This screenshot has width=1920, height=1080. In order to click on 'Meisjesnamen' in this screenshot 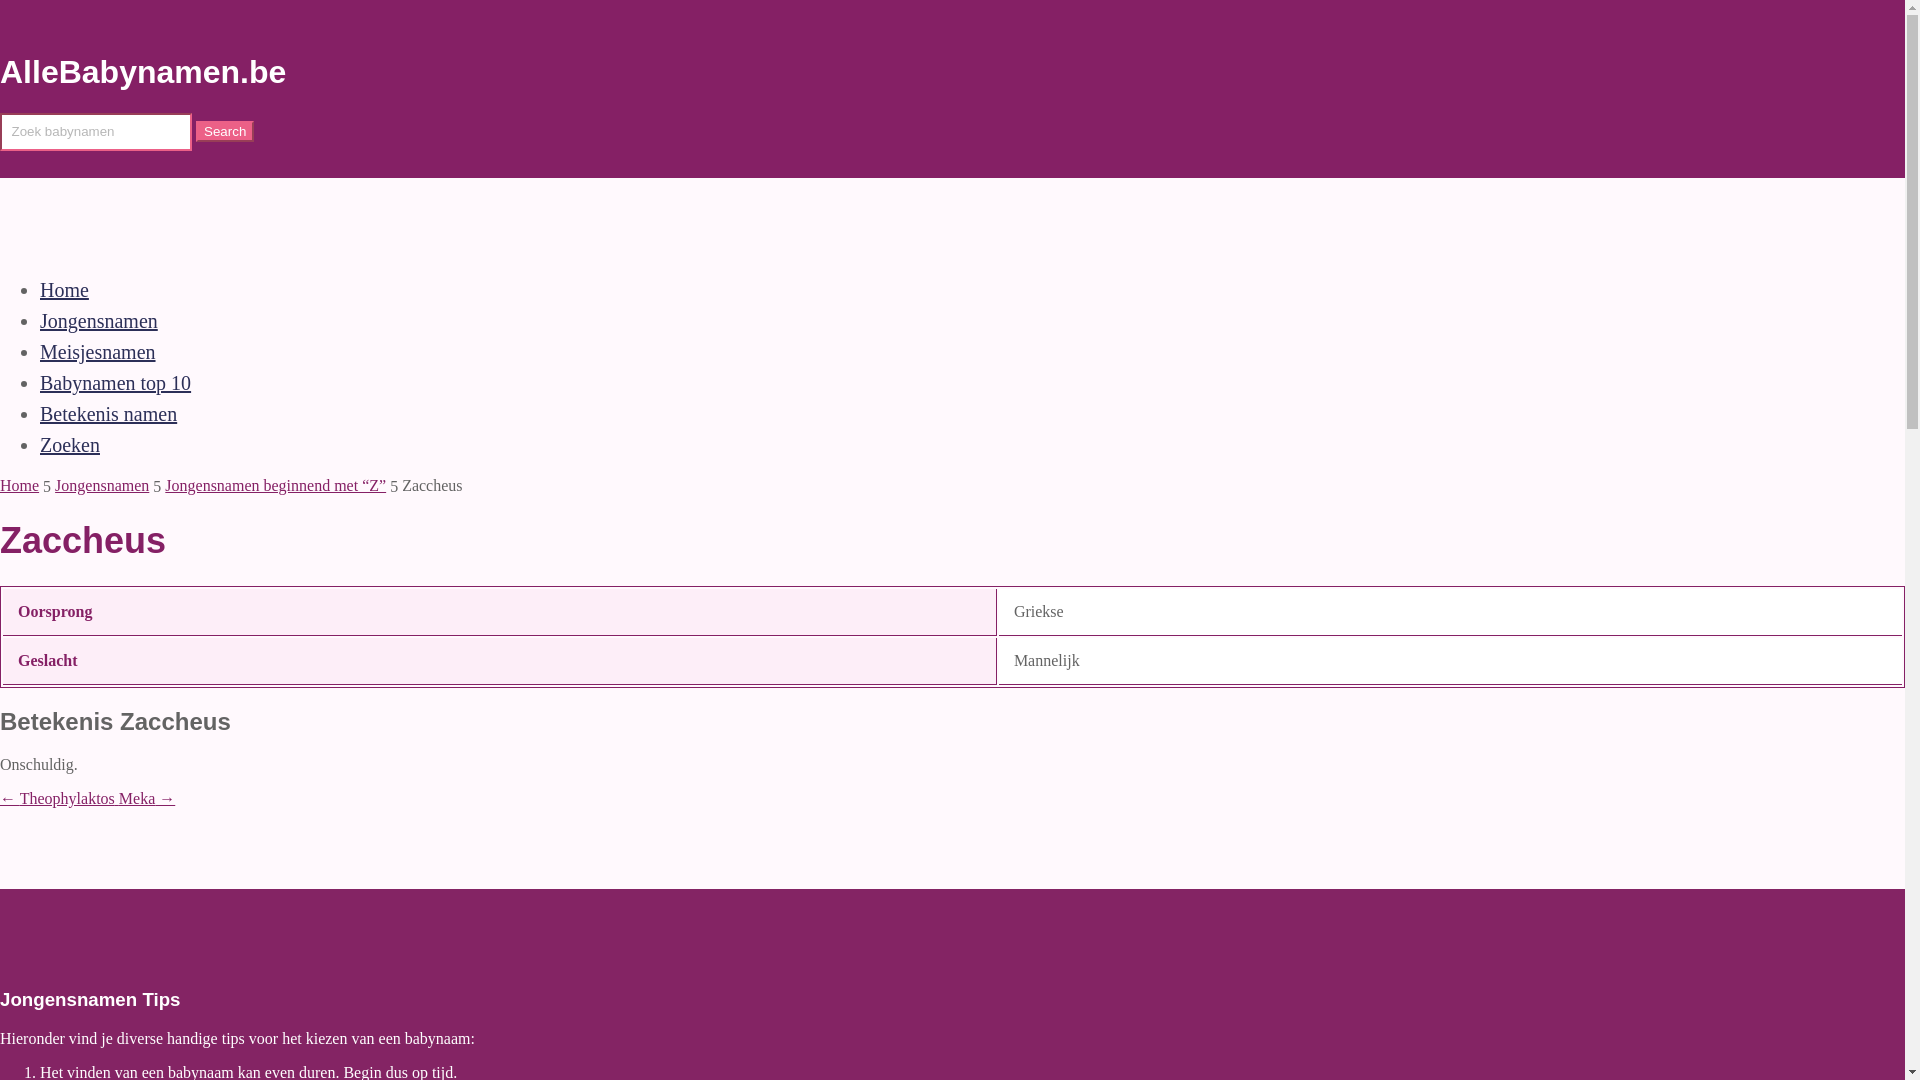, I will do `click(96, 350)`.